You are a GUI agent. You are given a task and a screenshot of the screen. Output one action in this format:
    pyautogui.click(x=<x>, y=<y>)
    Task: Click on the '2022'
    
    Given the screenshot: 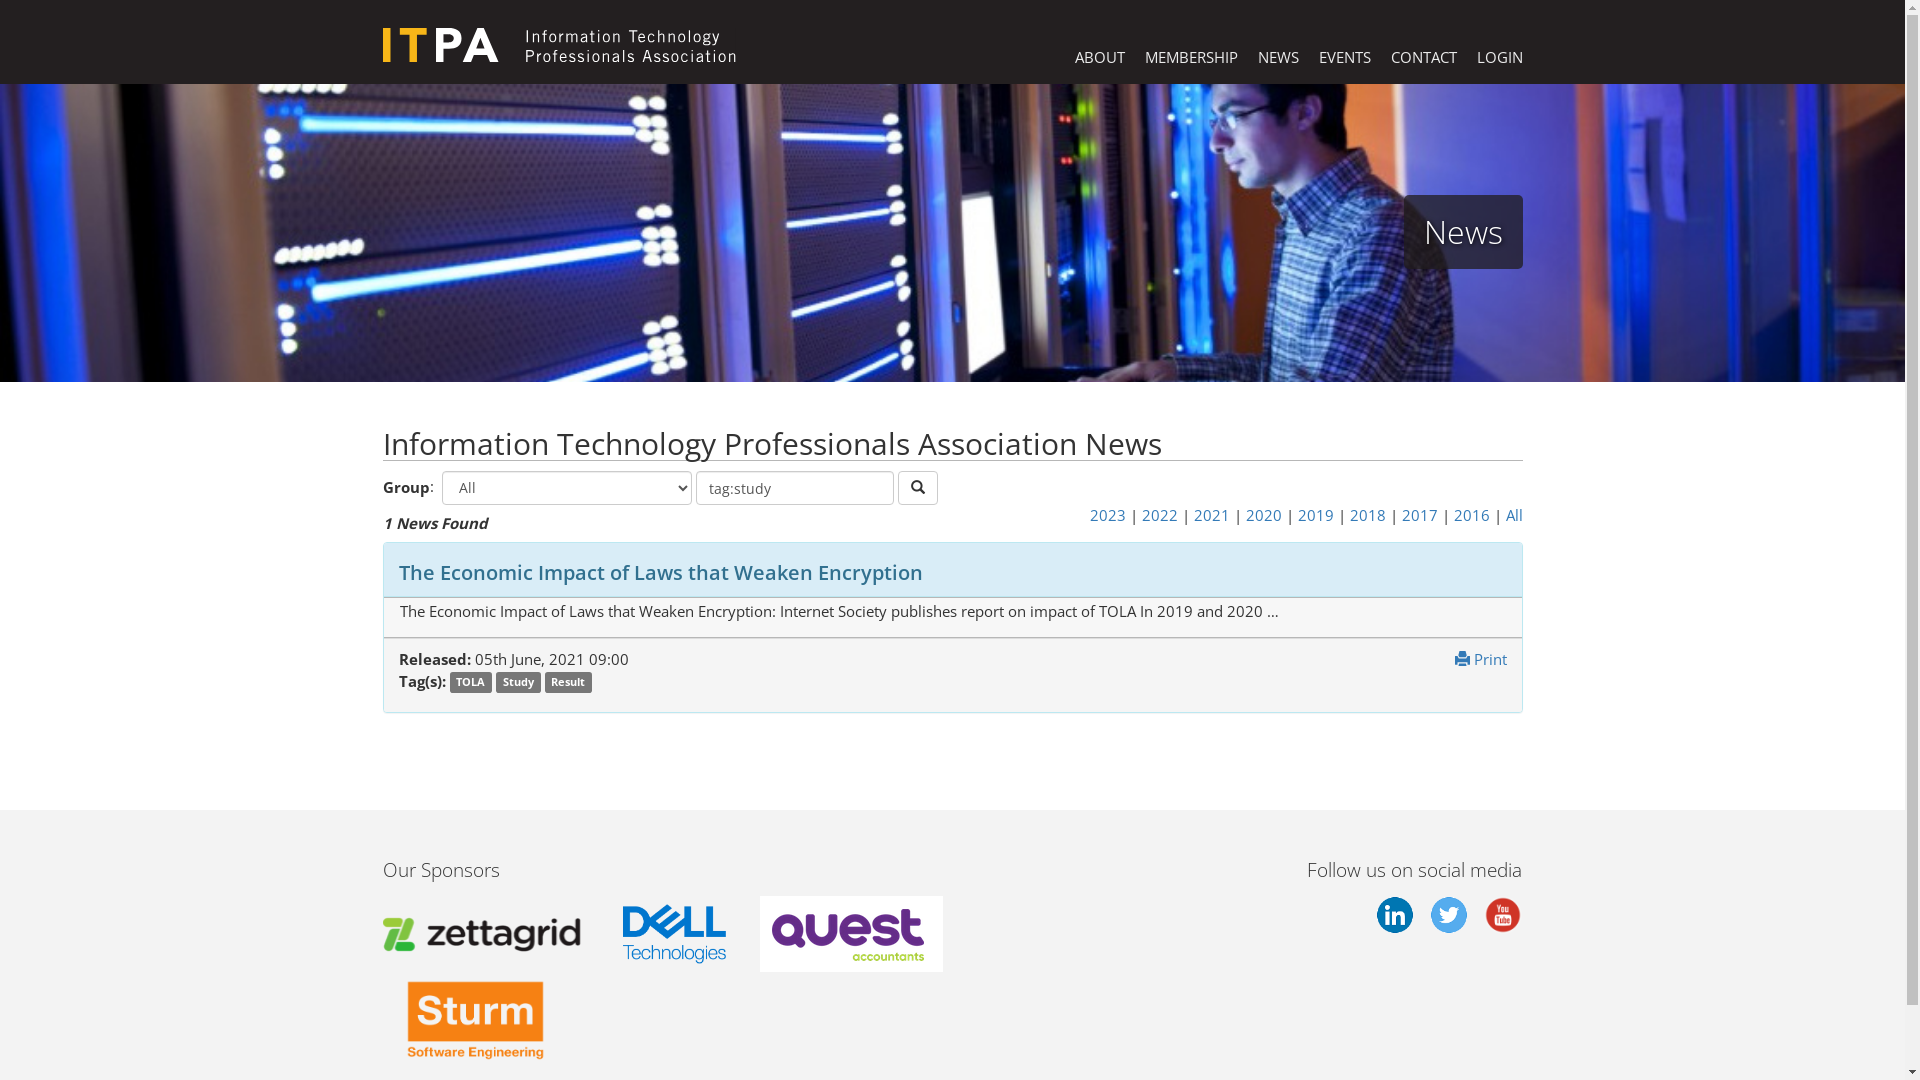 What is the action you would take?
    pyautogui.click(x=1142, y=514)
    